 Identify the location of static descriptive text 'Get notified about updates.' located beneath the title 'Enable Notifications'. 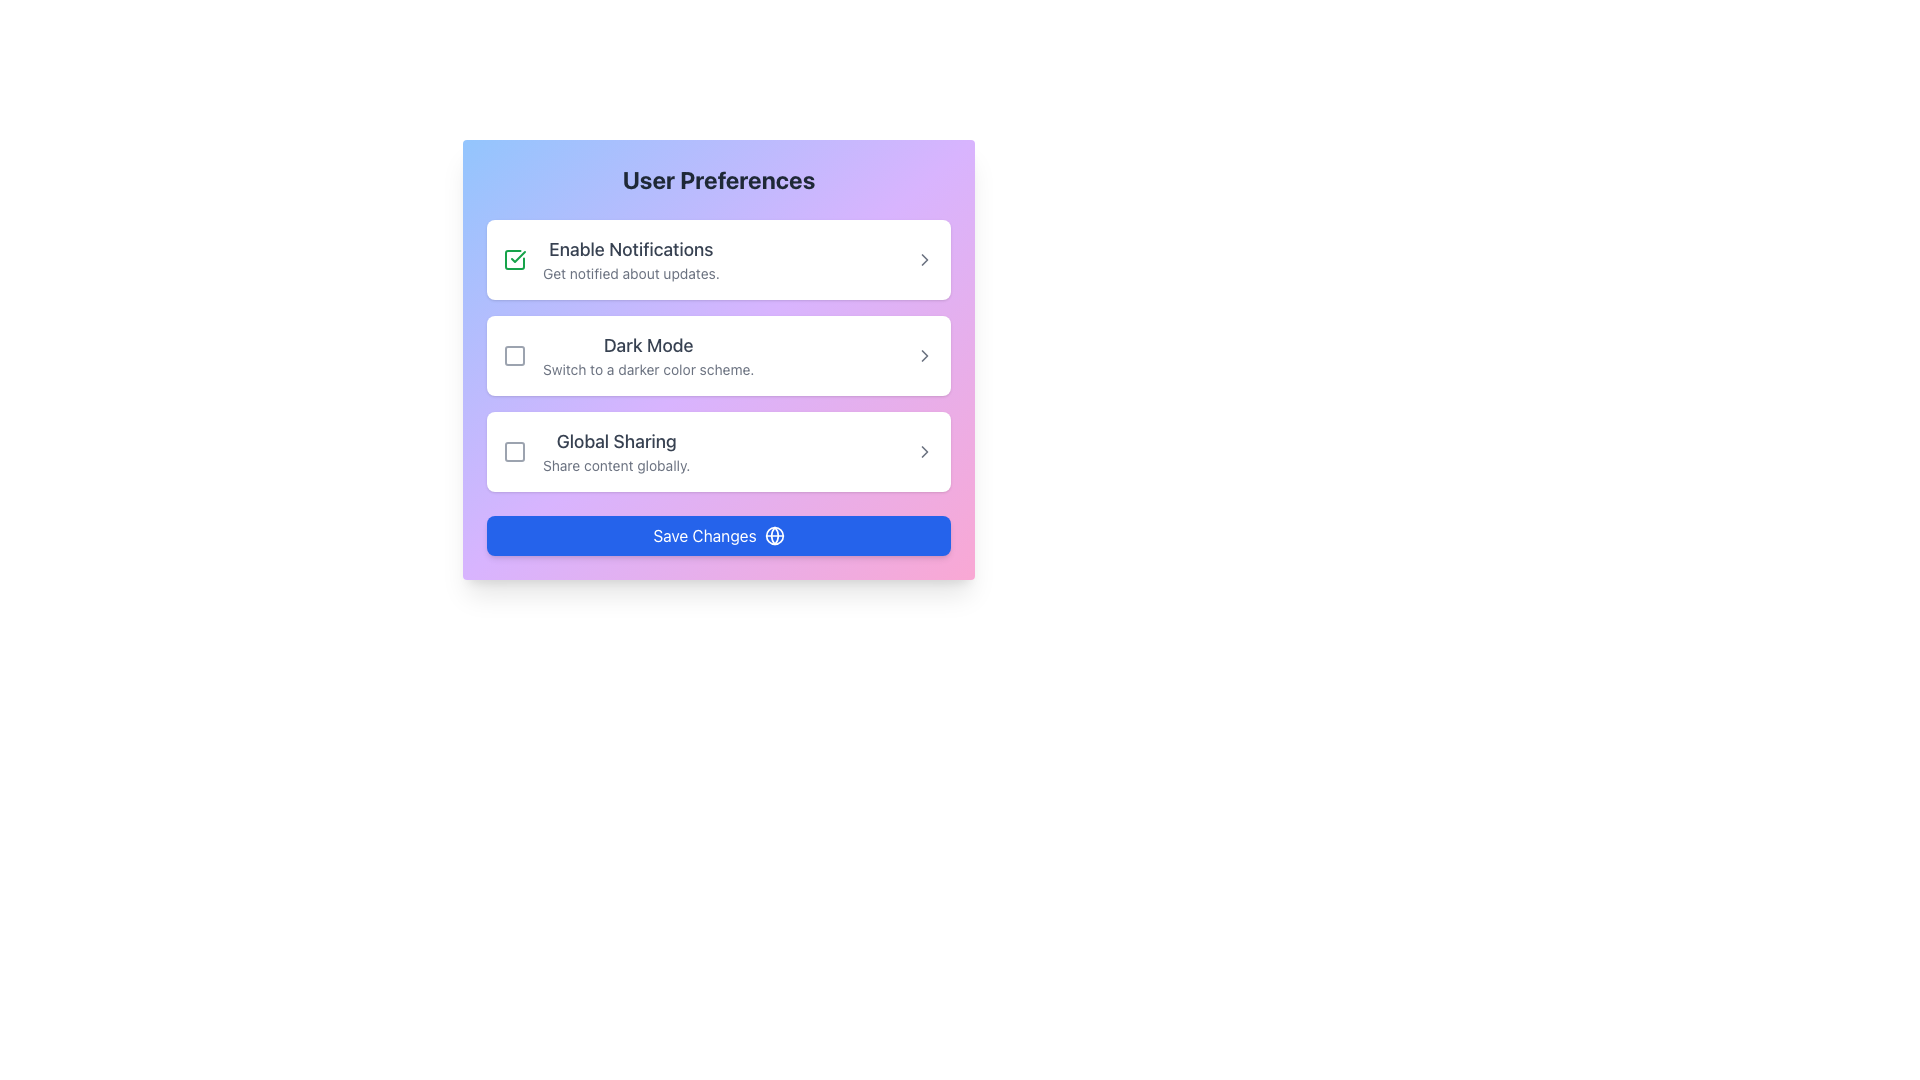
(630, 273).